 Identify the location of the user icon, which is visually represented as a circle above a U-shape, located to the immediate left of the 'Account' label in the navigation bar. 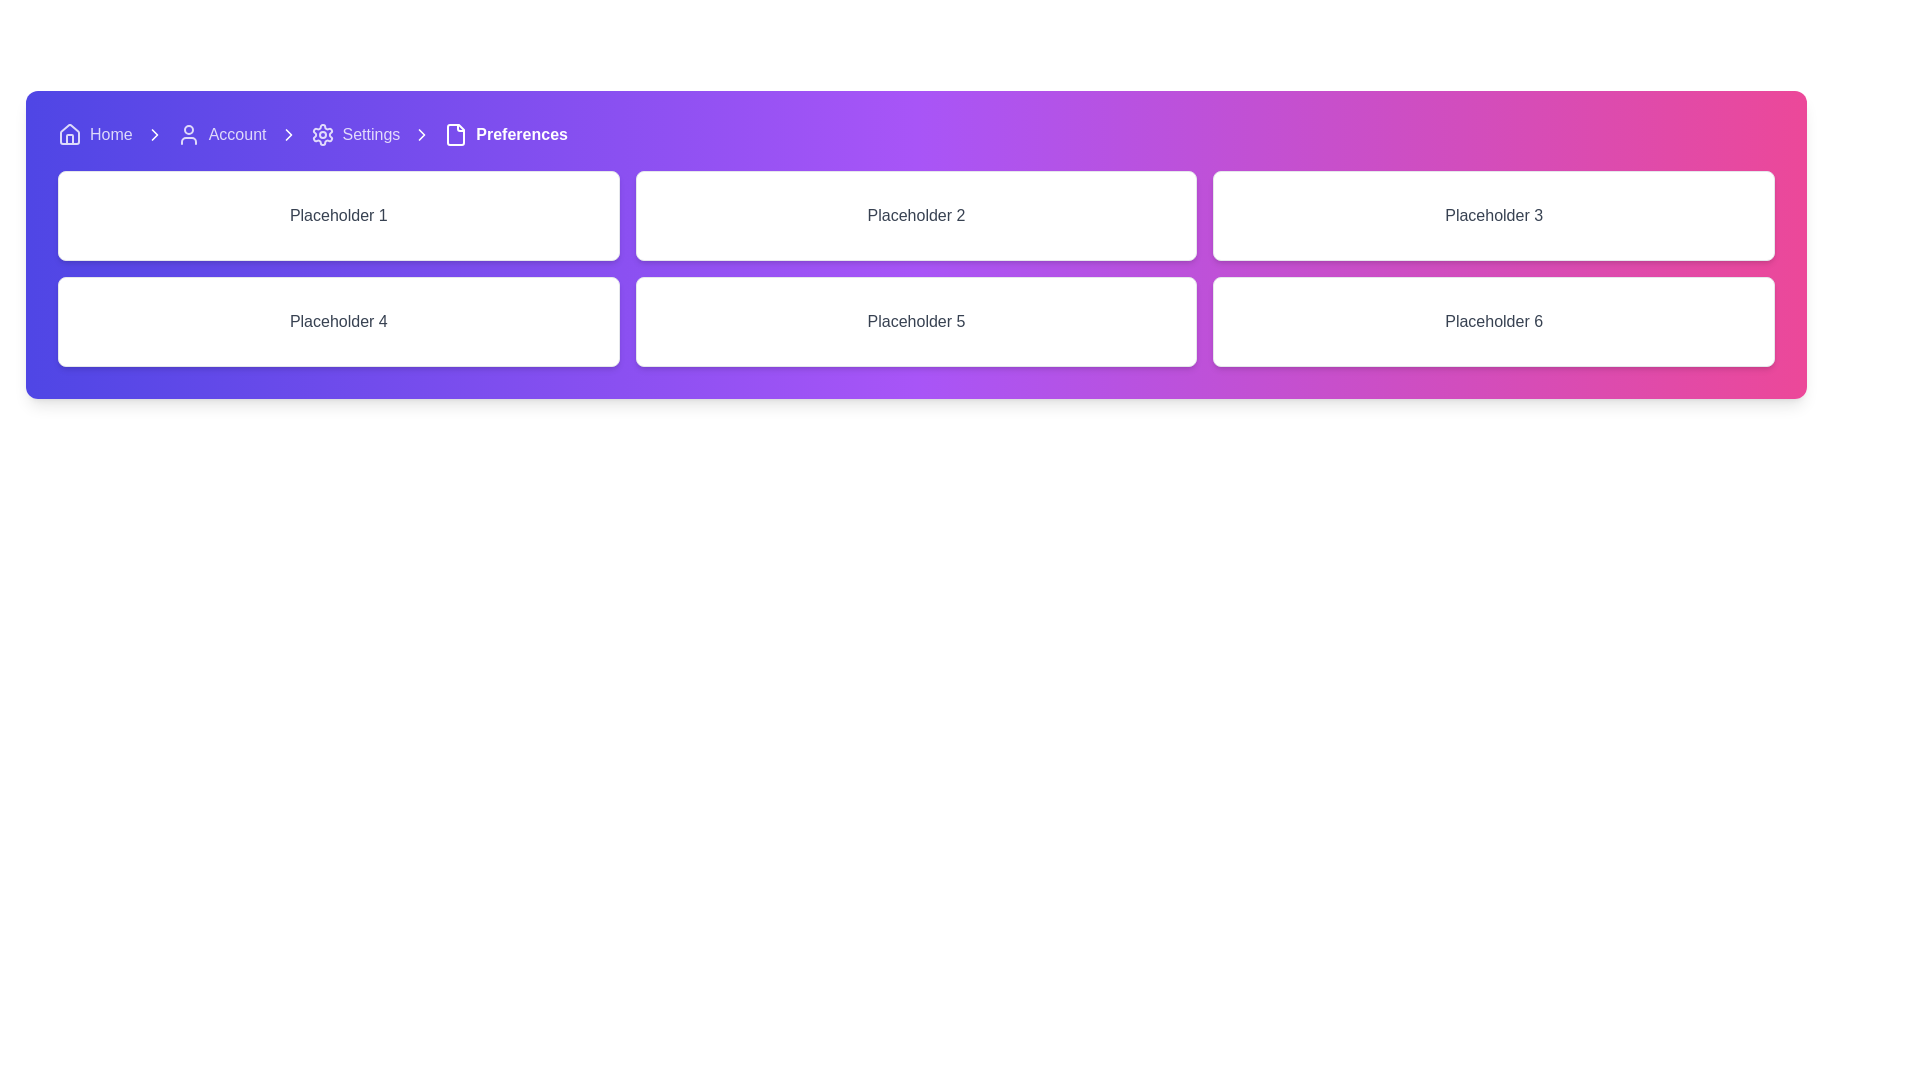
(188, 135).